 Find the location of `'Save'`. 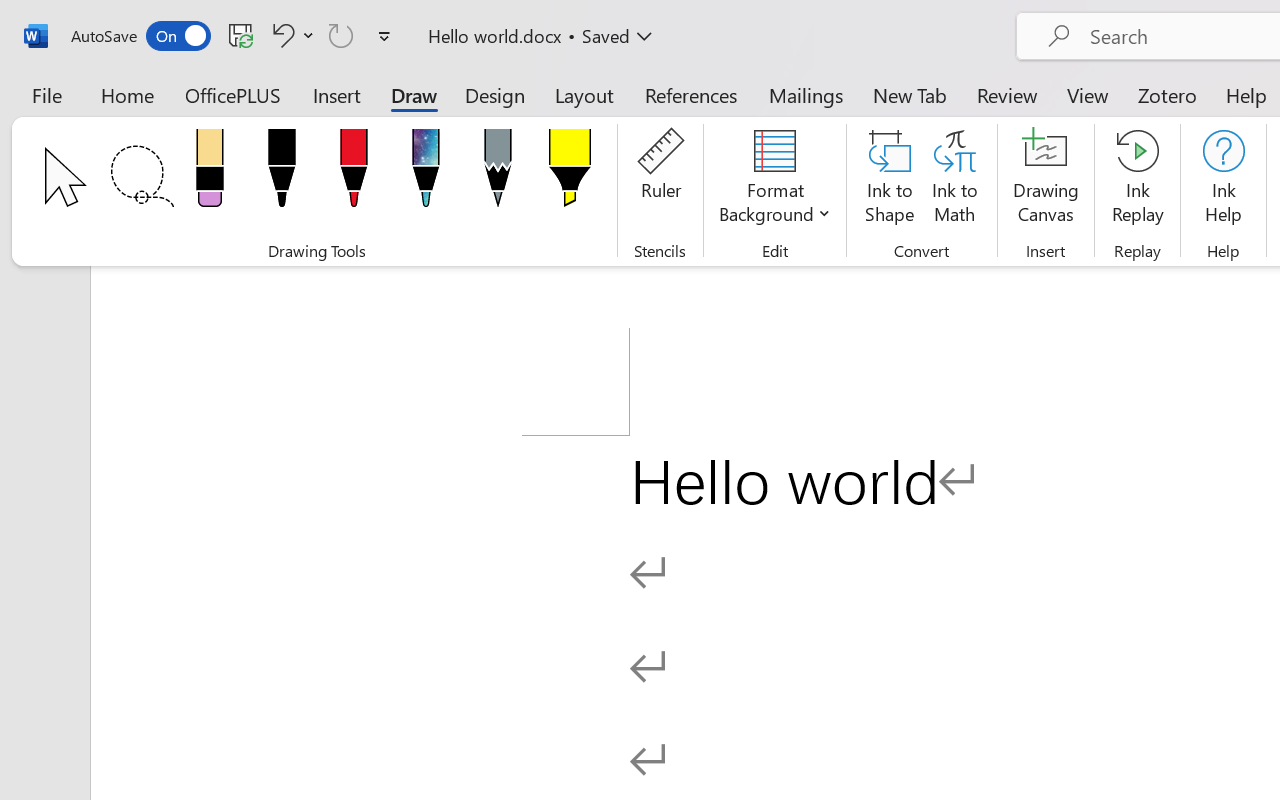

'Save' is located at coordinates (240, 34).